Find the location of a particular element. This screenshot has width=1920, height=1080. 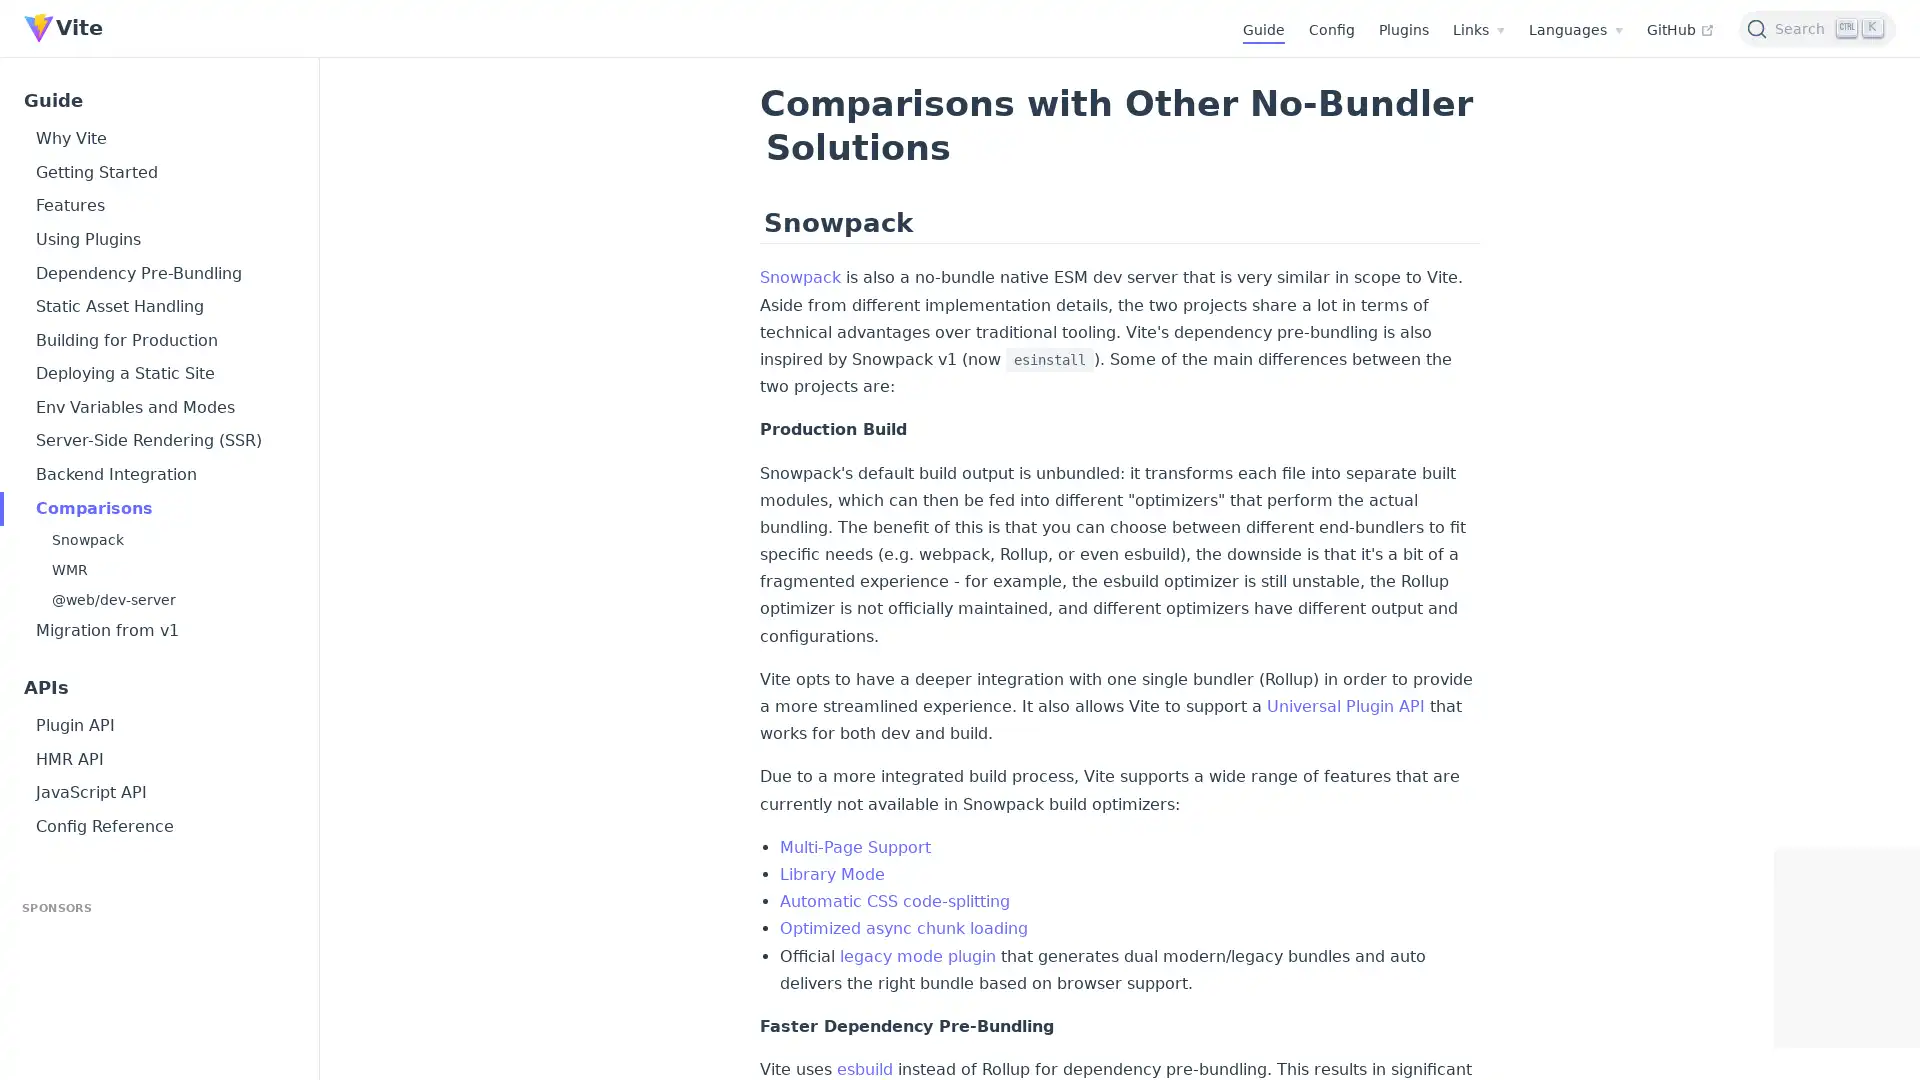

Languages is located at coordinates (1574, 30).